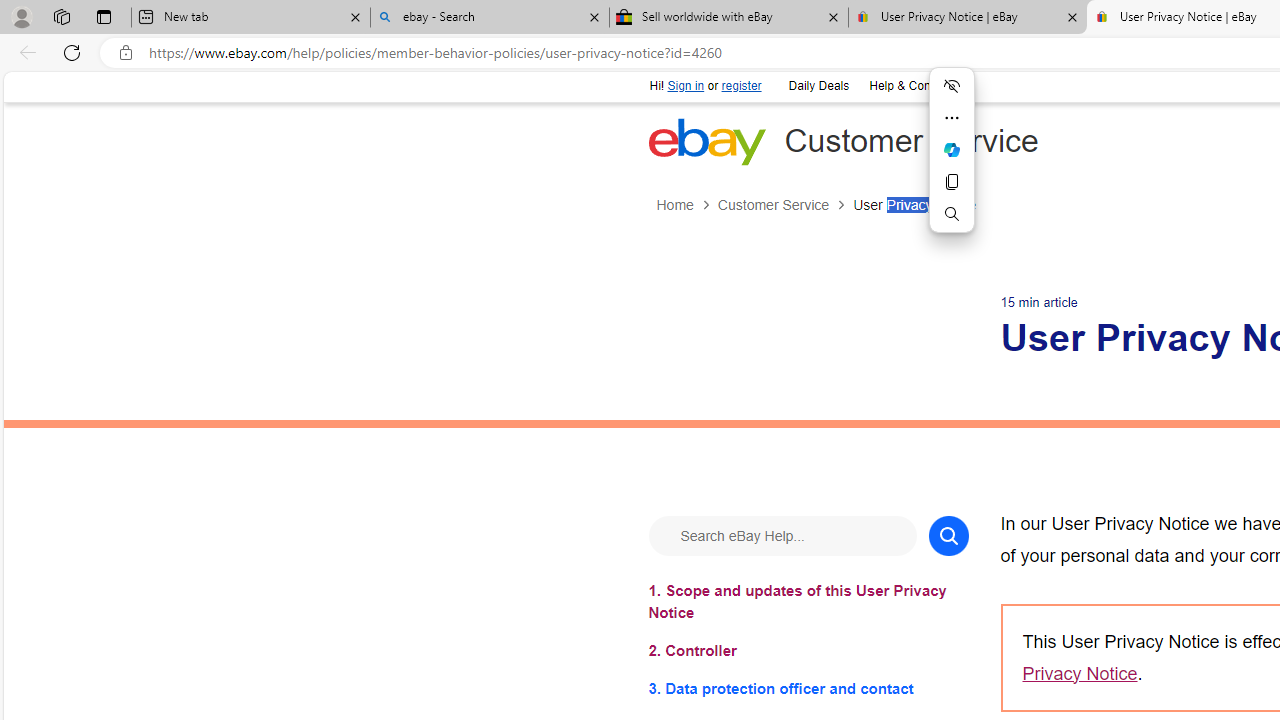  I want to click on 'More actions', so click(951, 118).